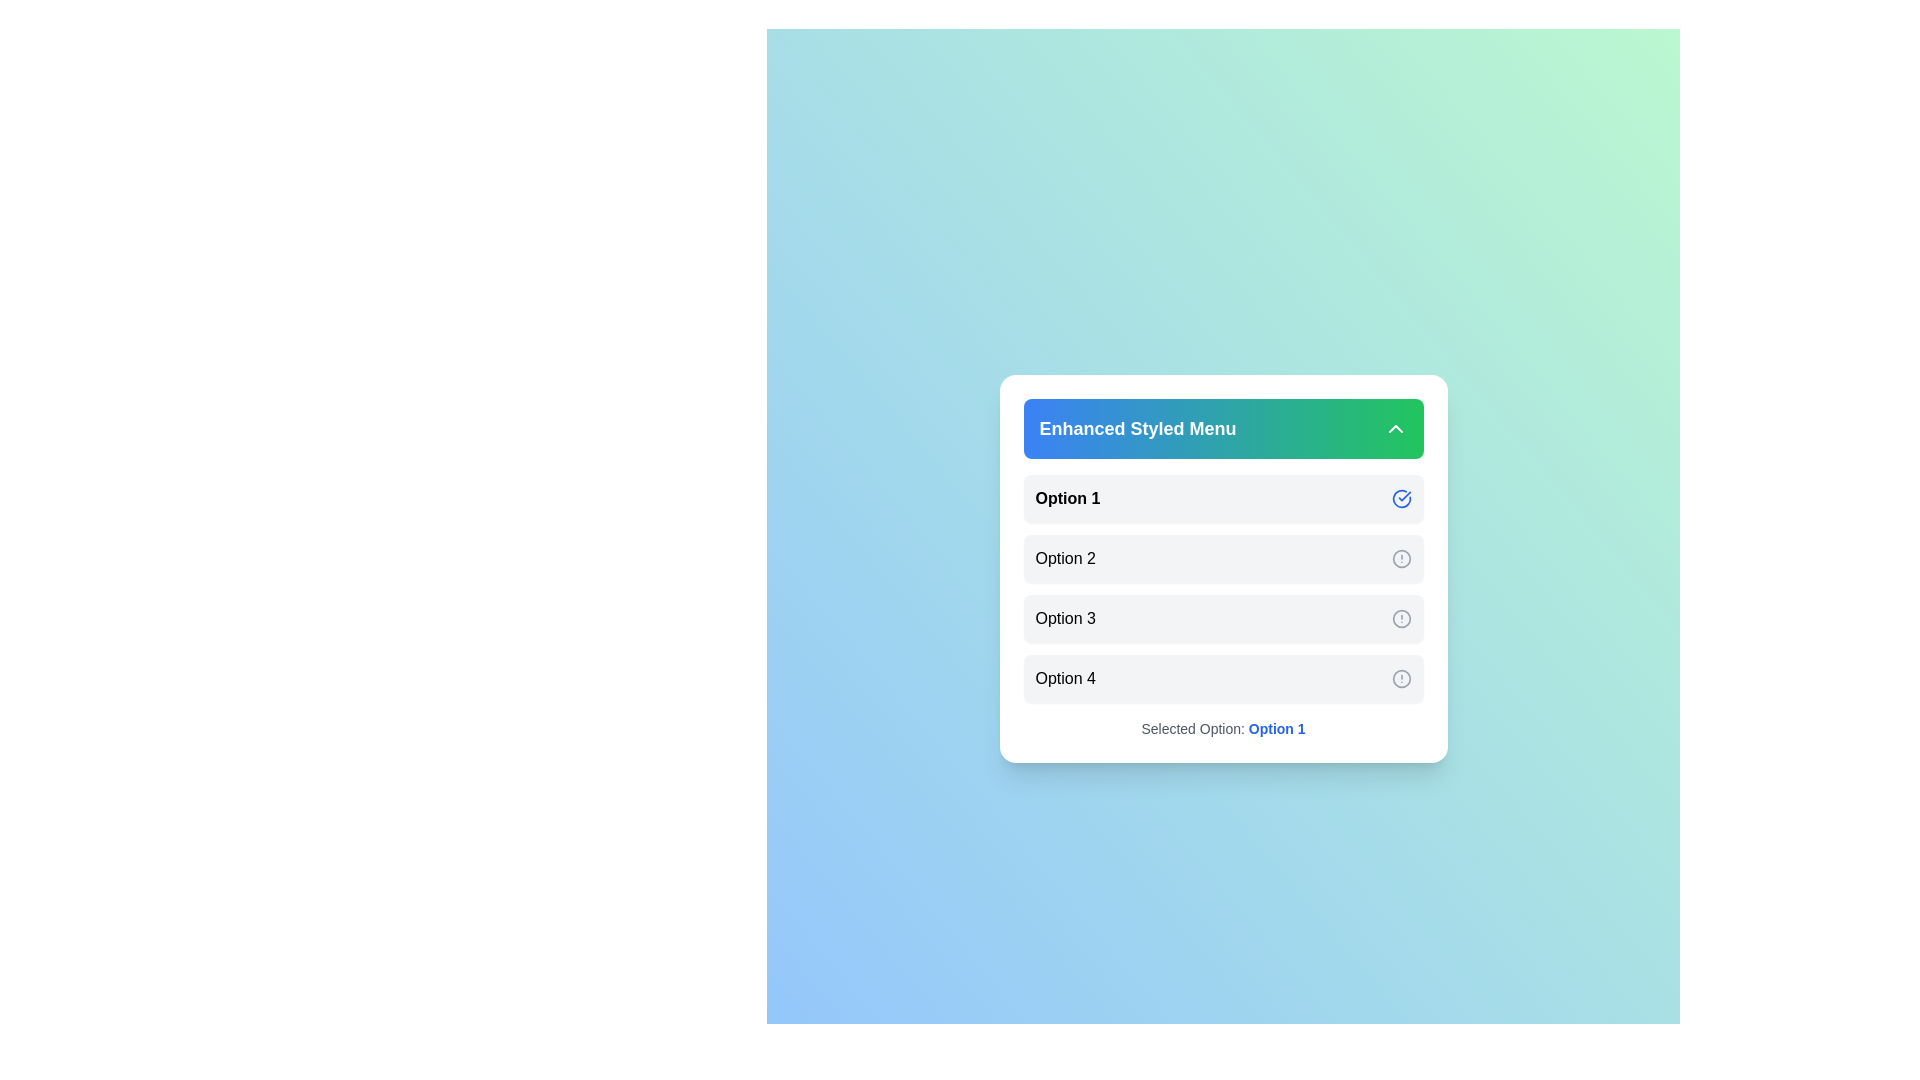 The image size is (1920, 1080). What do you see at coordinates (1222, 497) in the screenshot?
I see `the menu option Option 1 by clicking on it` at bounding box center [1222, 497].